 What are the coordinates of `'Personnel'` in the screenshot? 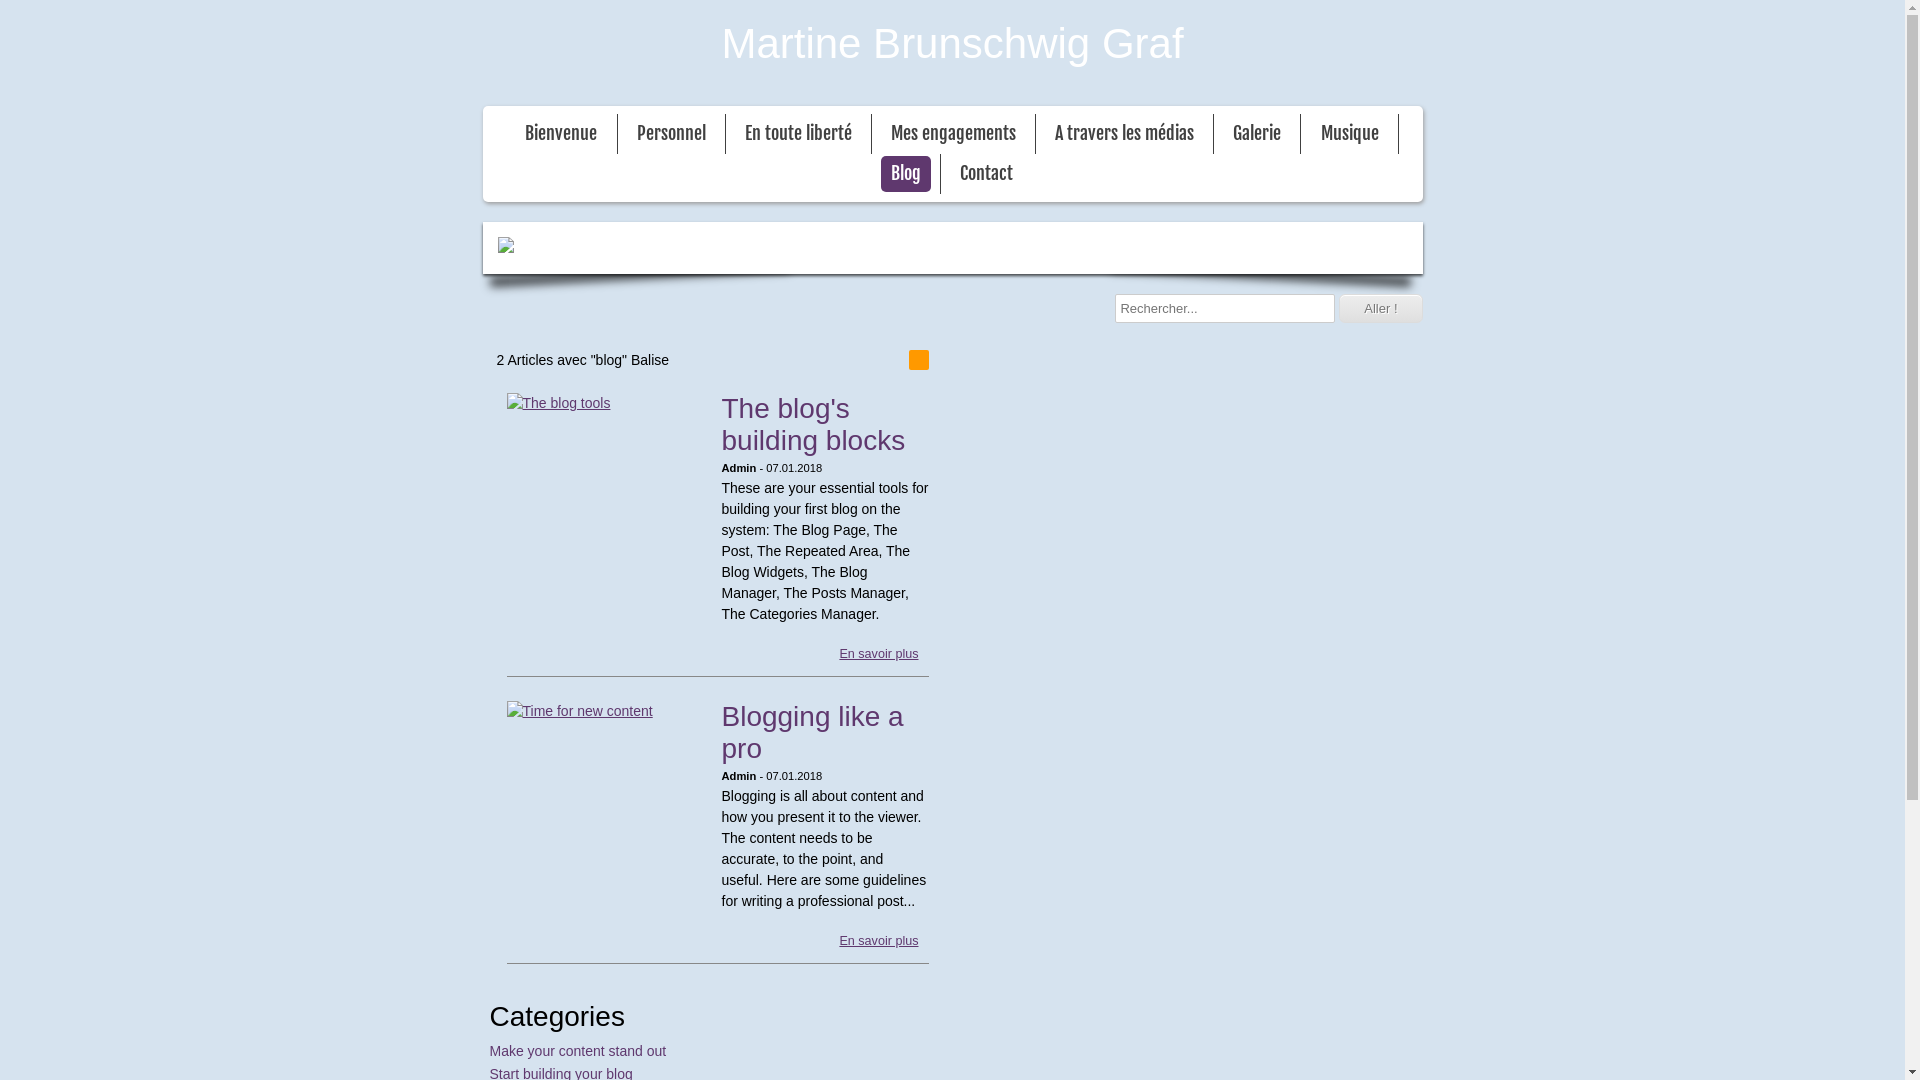 It's located at (671, 134).